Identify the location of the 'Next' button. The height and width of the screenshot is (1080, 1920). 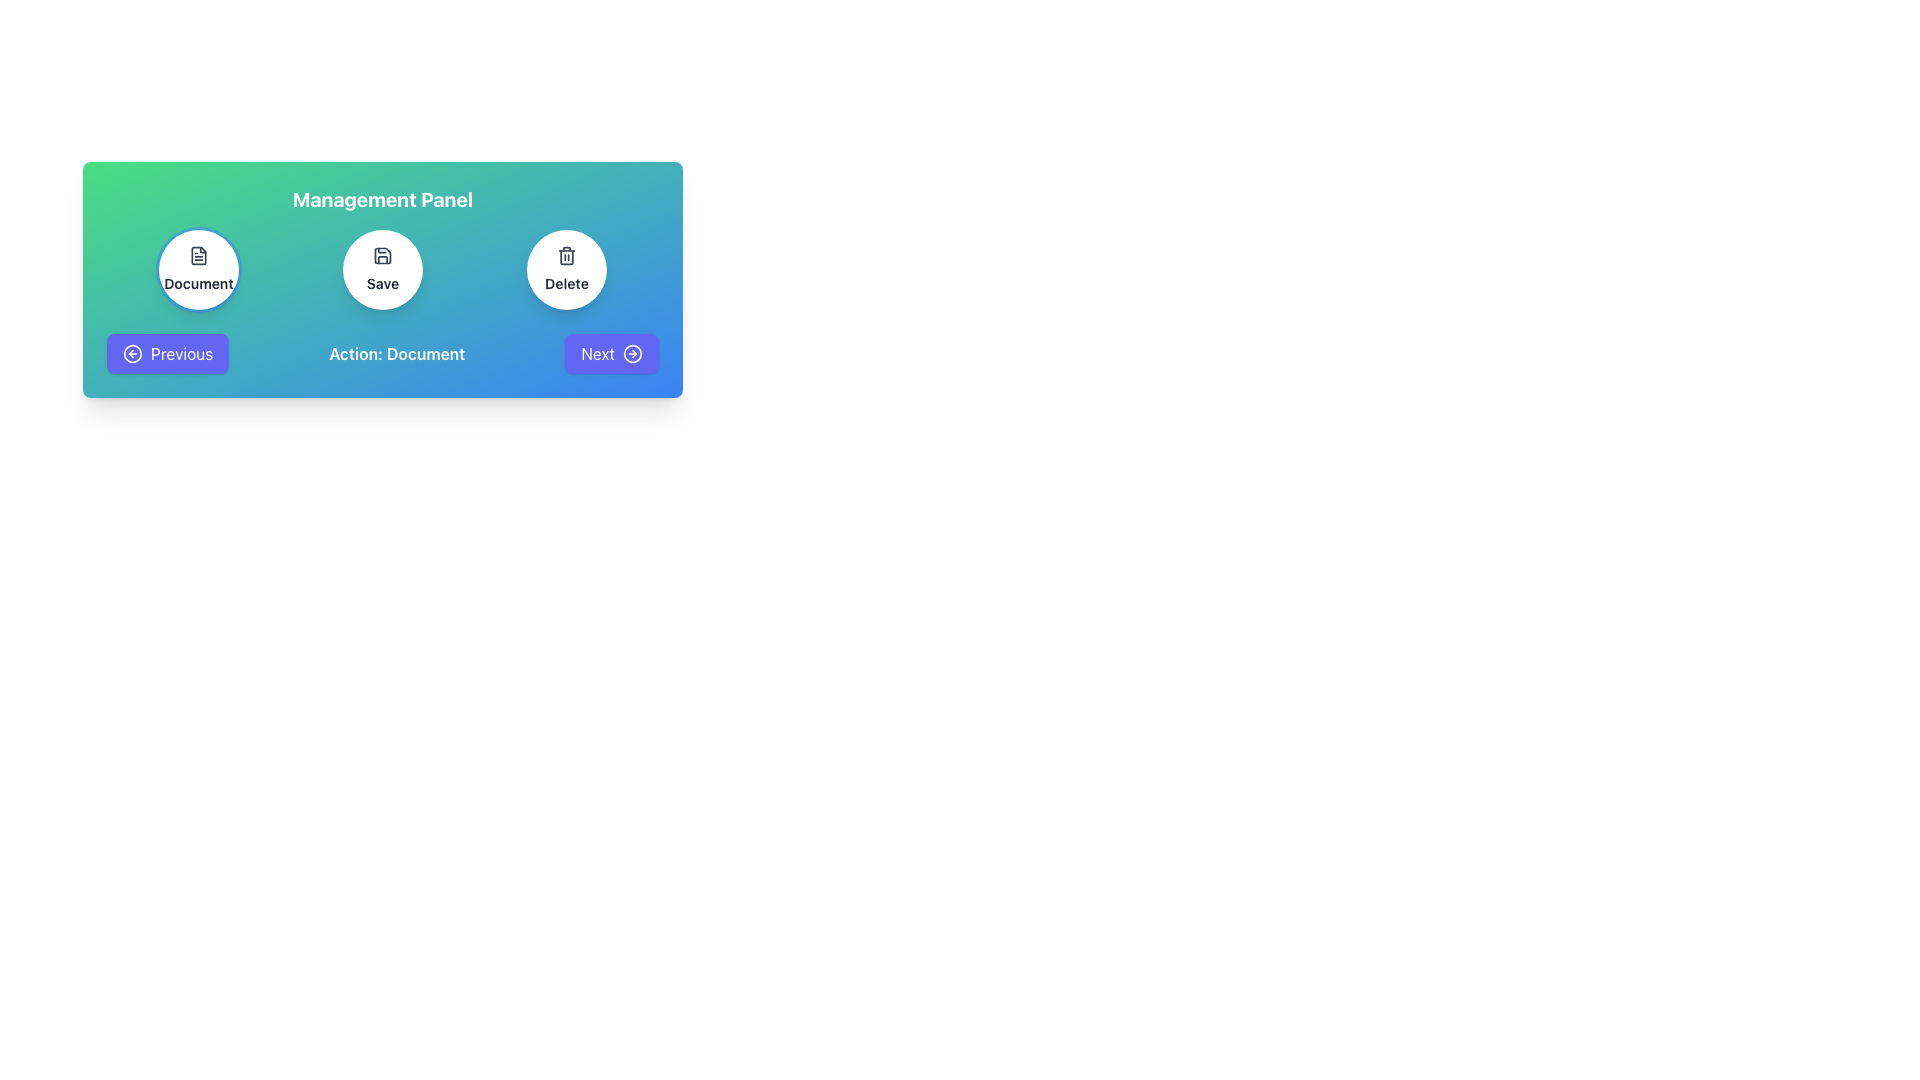
(611, 353).